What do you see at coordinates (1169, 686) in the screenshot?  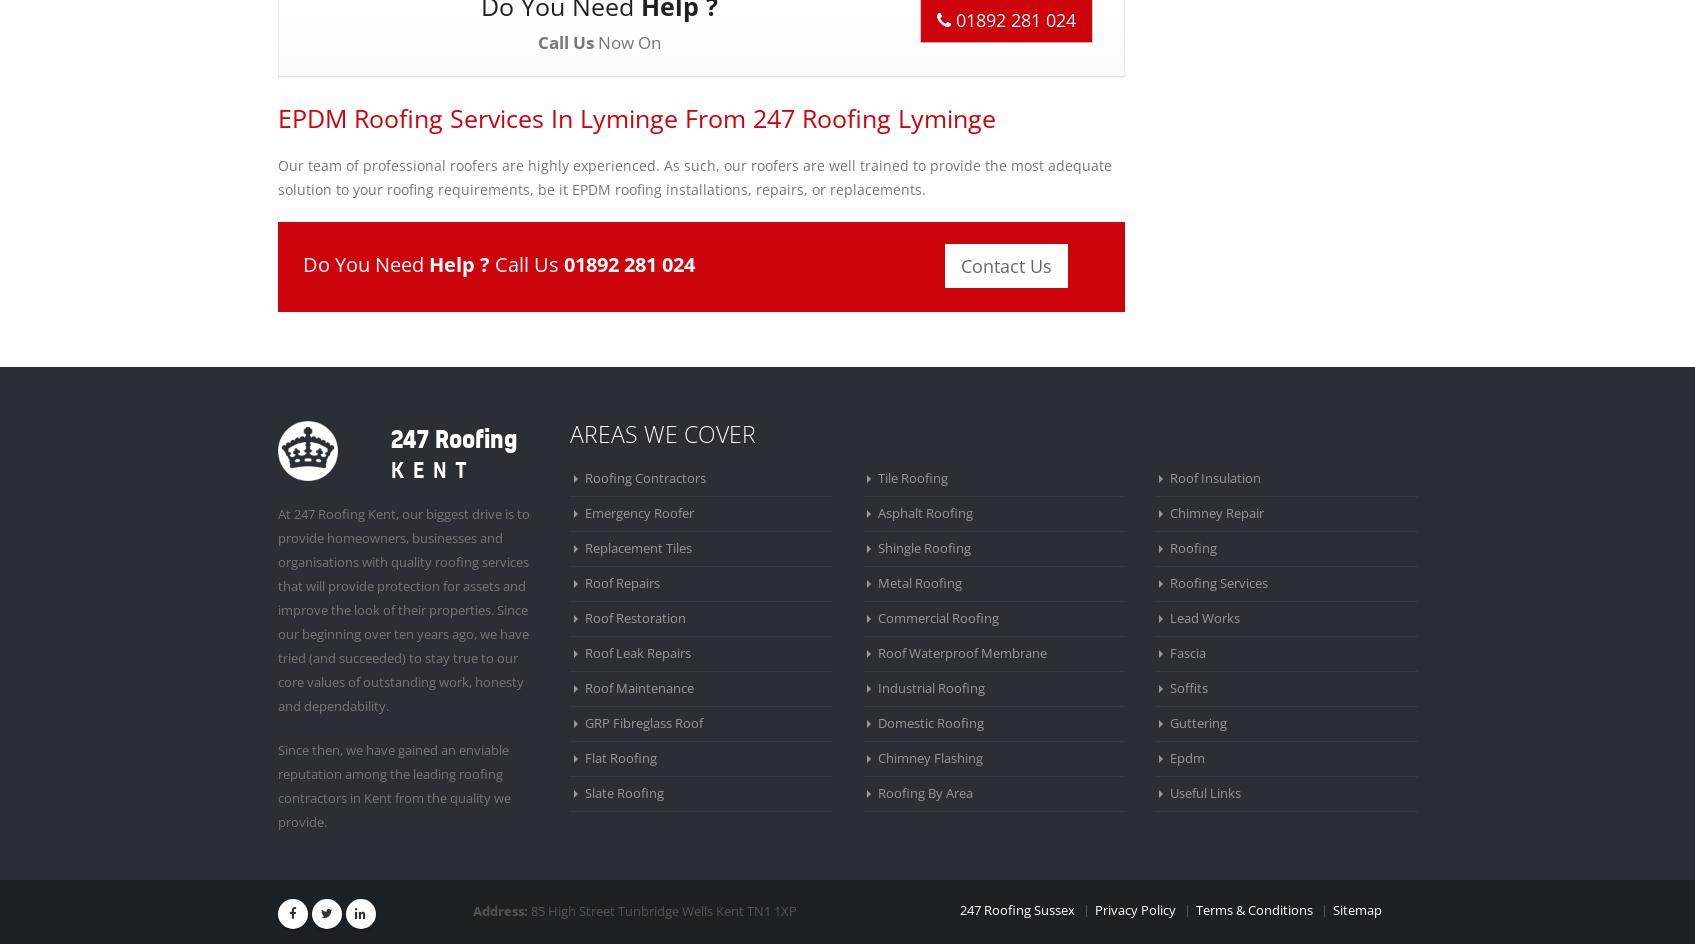 I see `'Soffits'` at bounding box center [1169, 686].